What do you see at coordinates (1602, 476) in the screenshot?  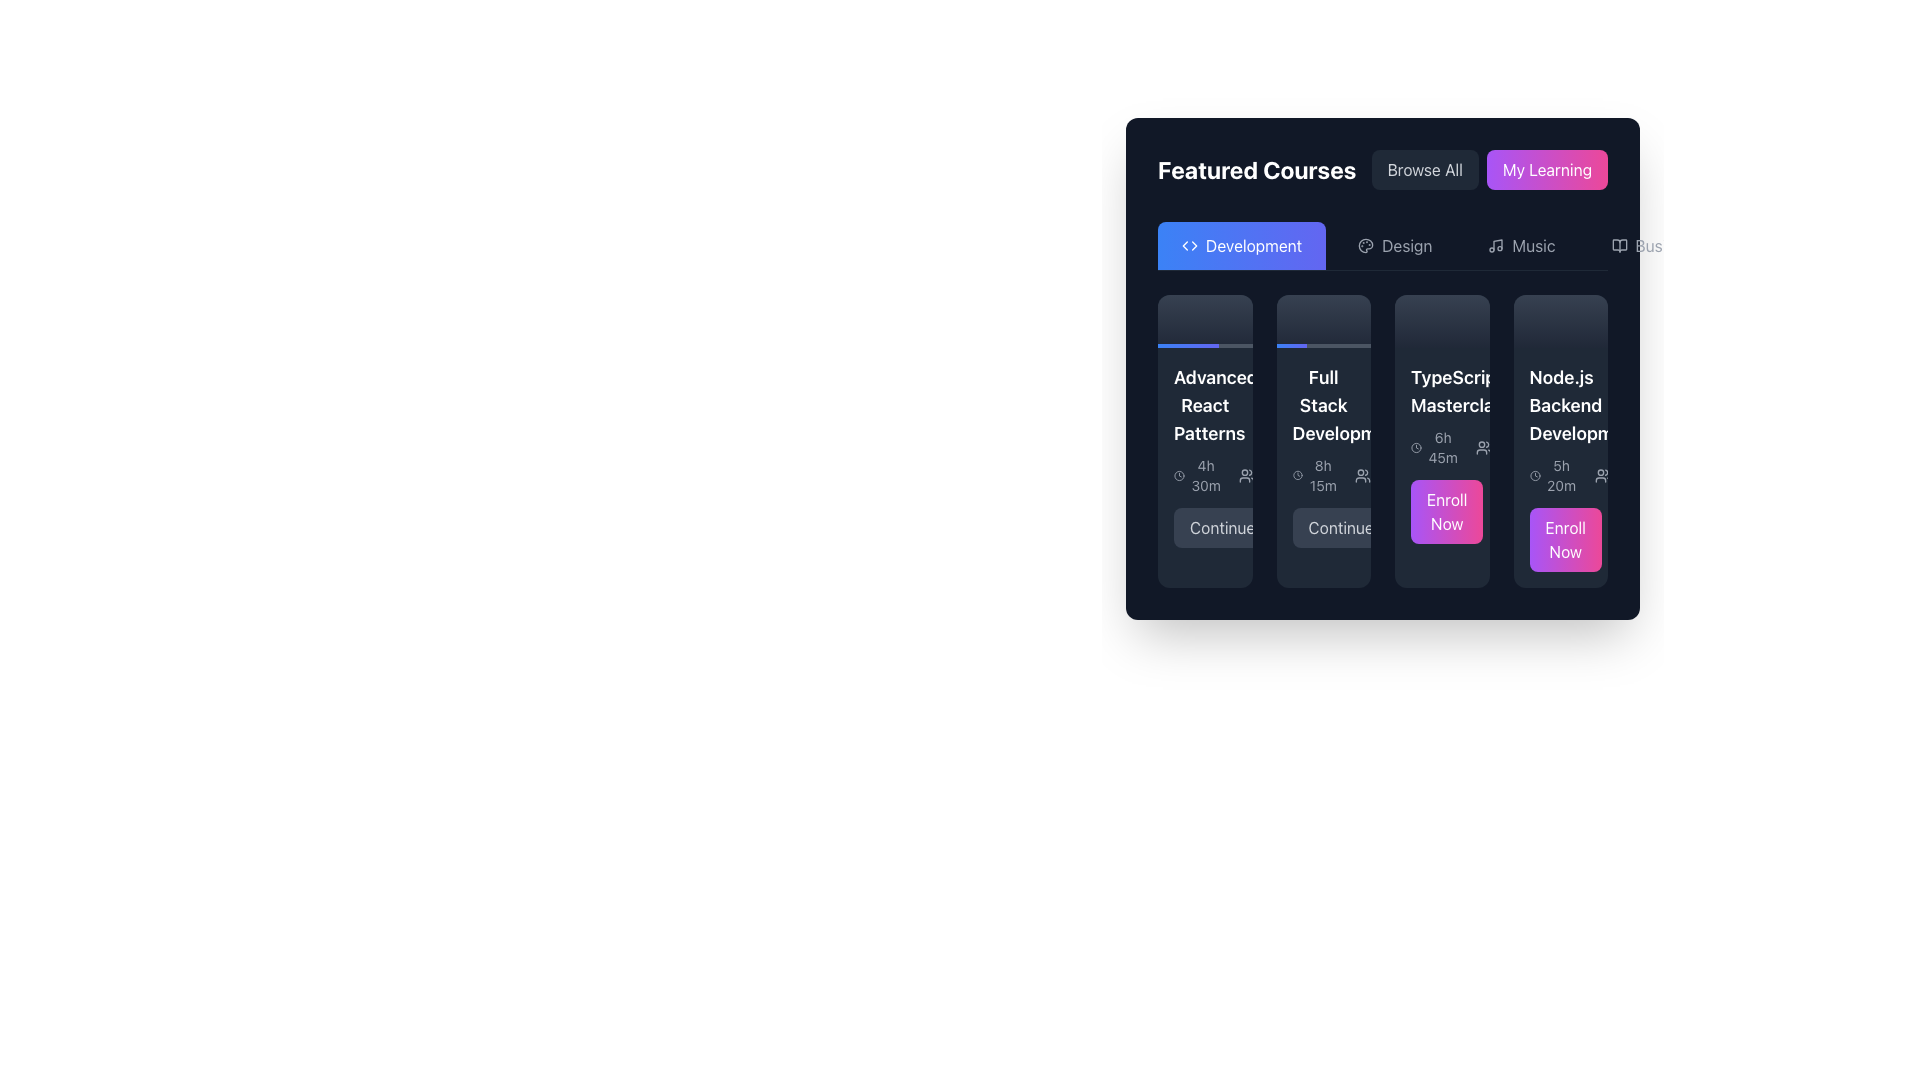 I see `the SVG-based icon representing a group or community of users` at bounding box center [1602, 476].